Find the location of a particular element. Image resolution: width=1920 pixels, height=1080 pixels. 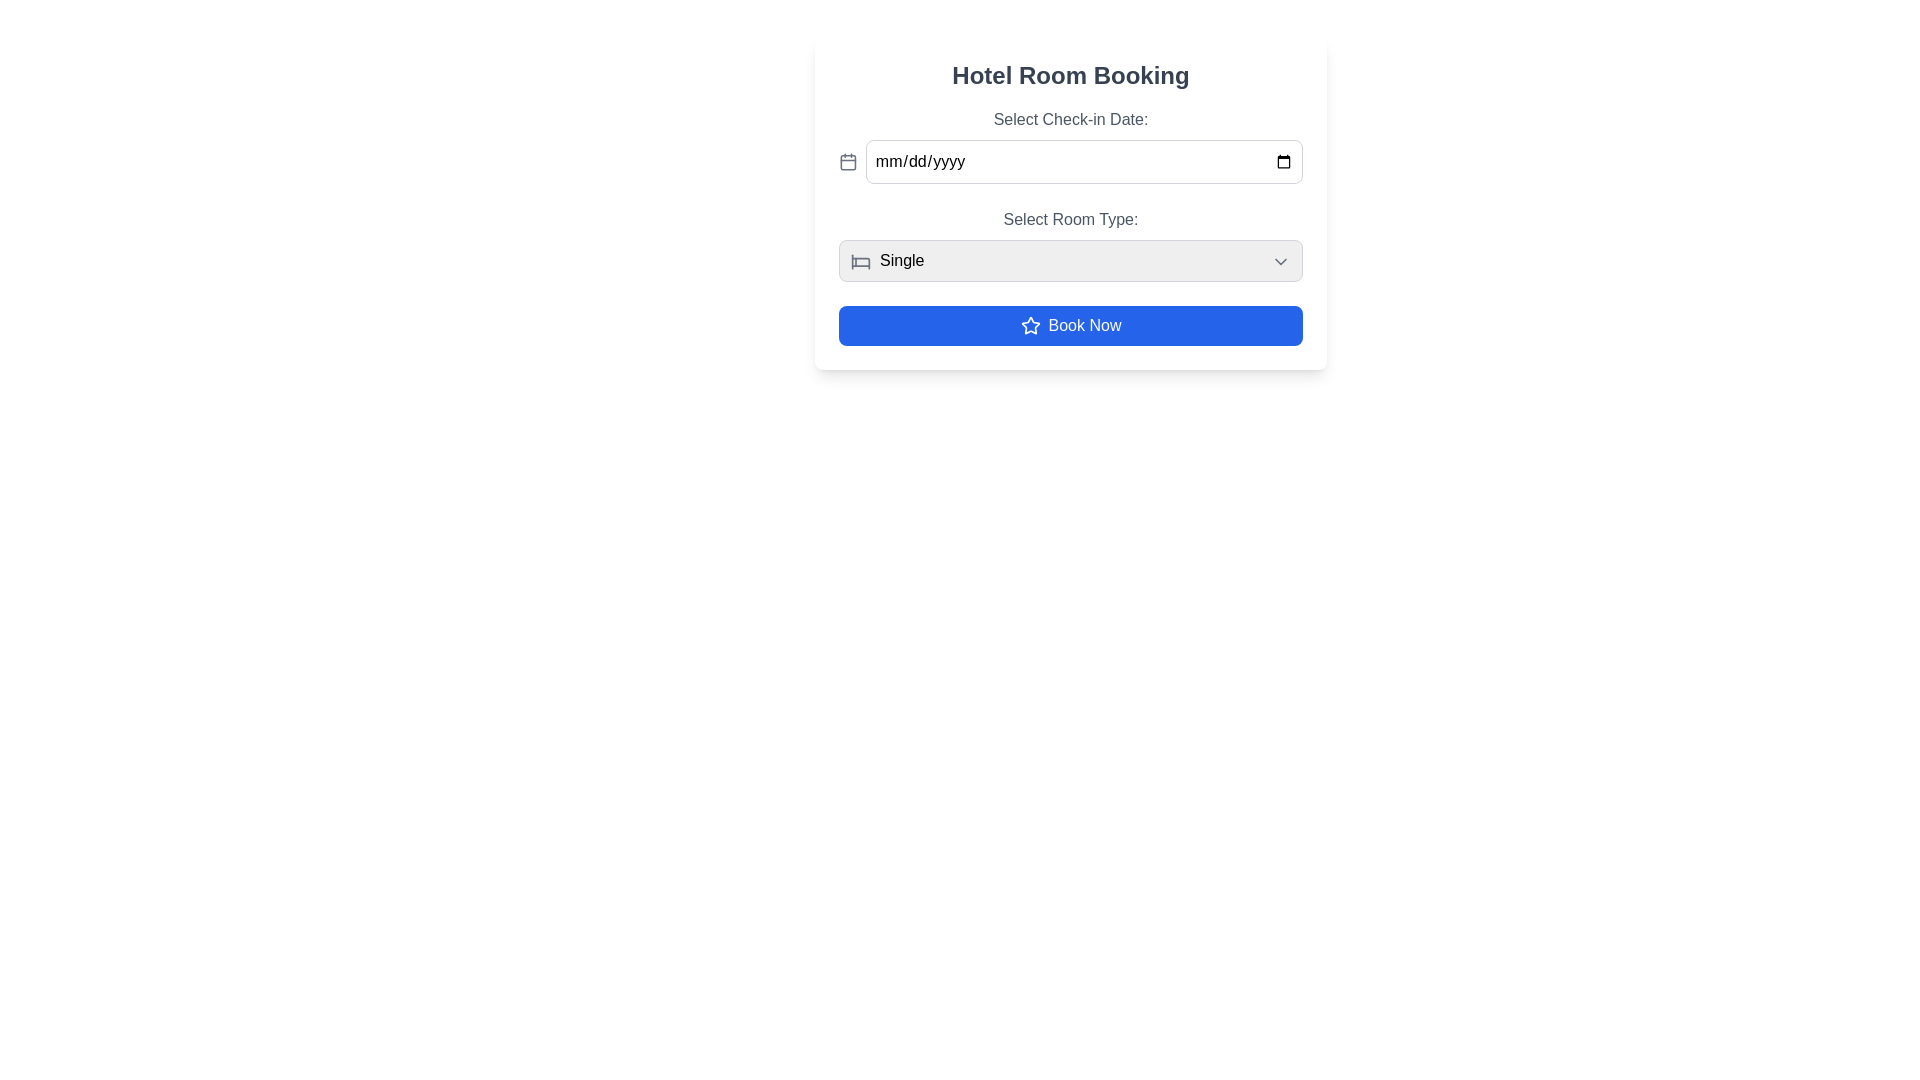

the Date input field for check-in located below the main title 'Hotel Room Booking' and above the 'Select Room Type:' dropdown is located at coordinates (1069, 145).